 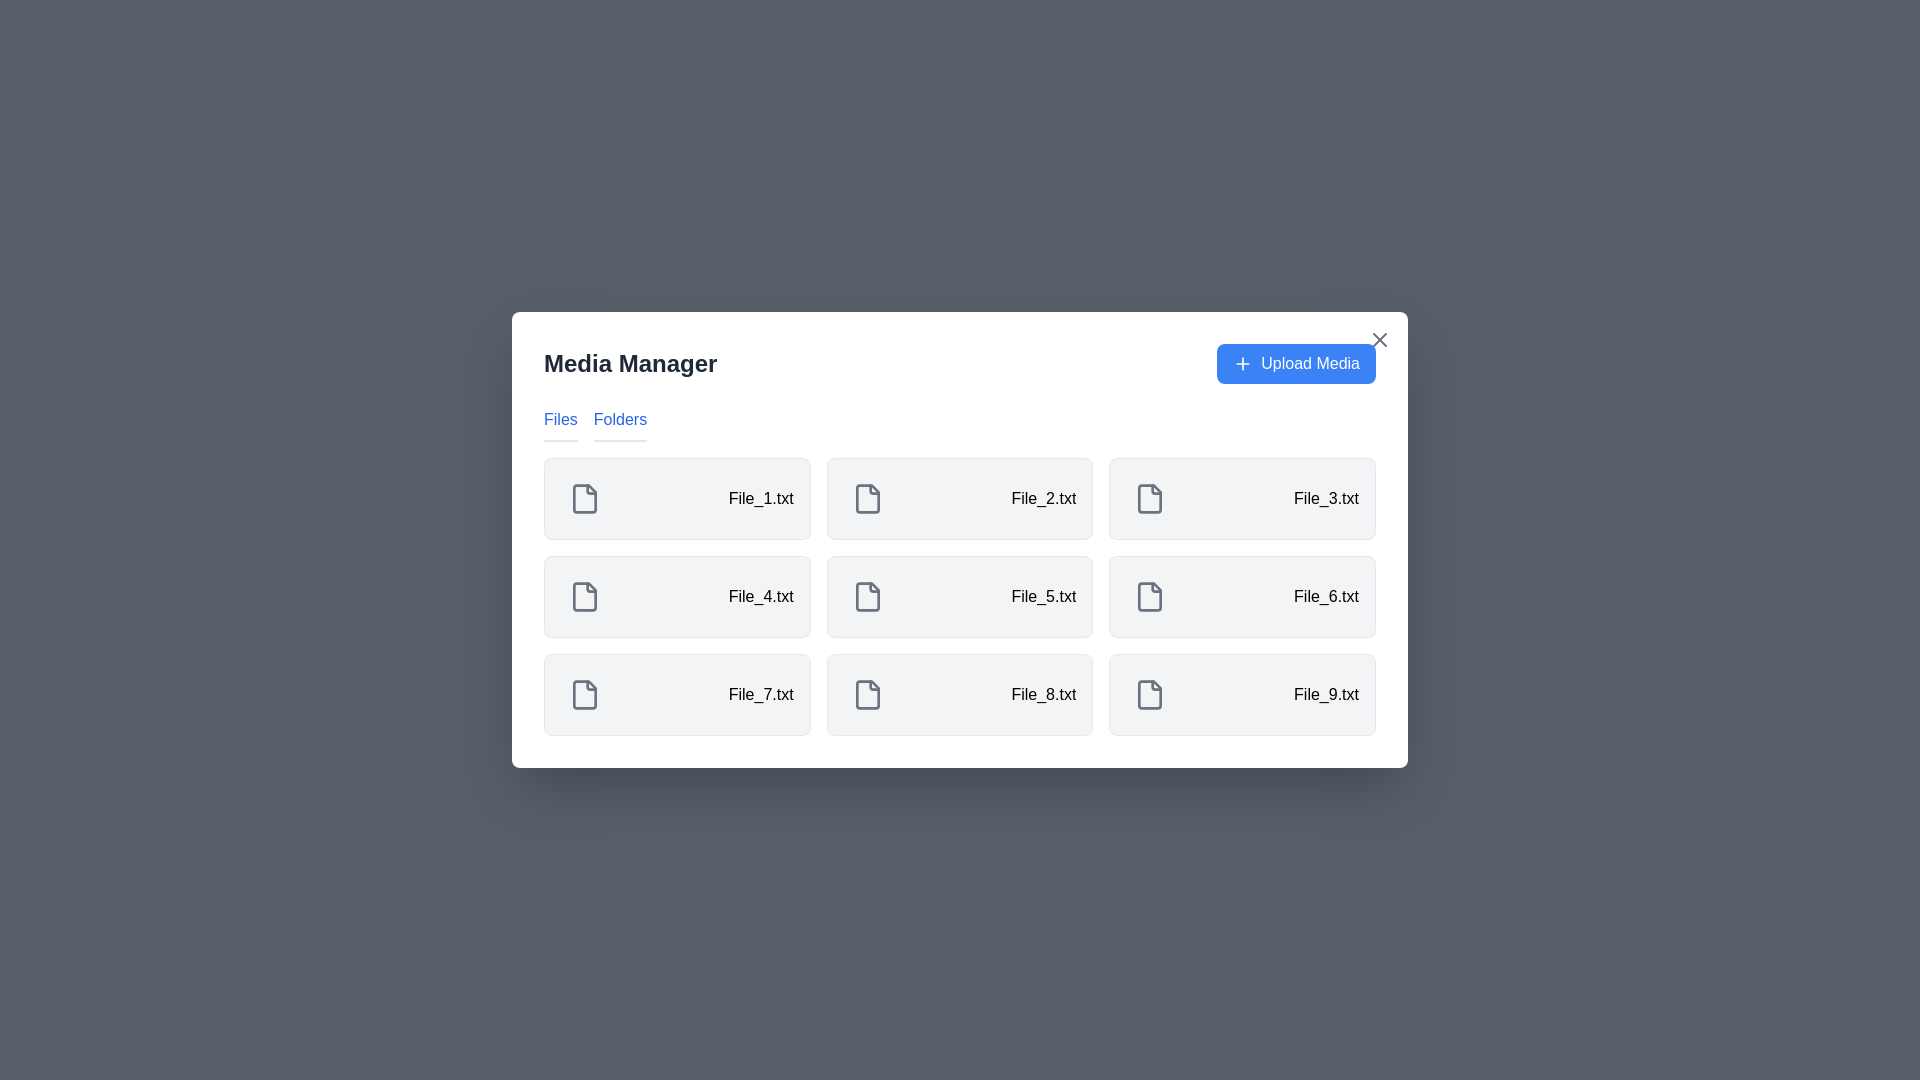 What do you see at coordinates (1150, 497) in the screenshot?
I see `the gray file icon with a folded corner in the top-right position of the third row in the file grid layout of the 'Media Manager' interface` at bounding box center [1150, 497].